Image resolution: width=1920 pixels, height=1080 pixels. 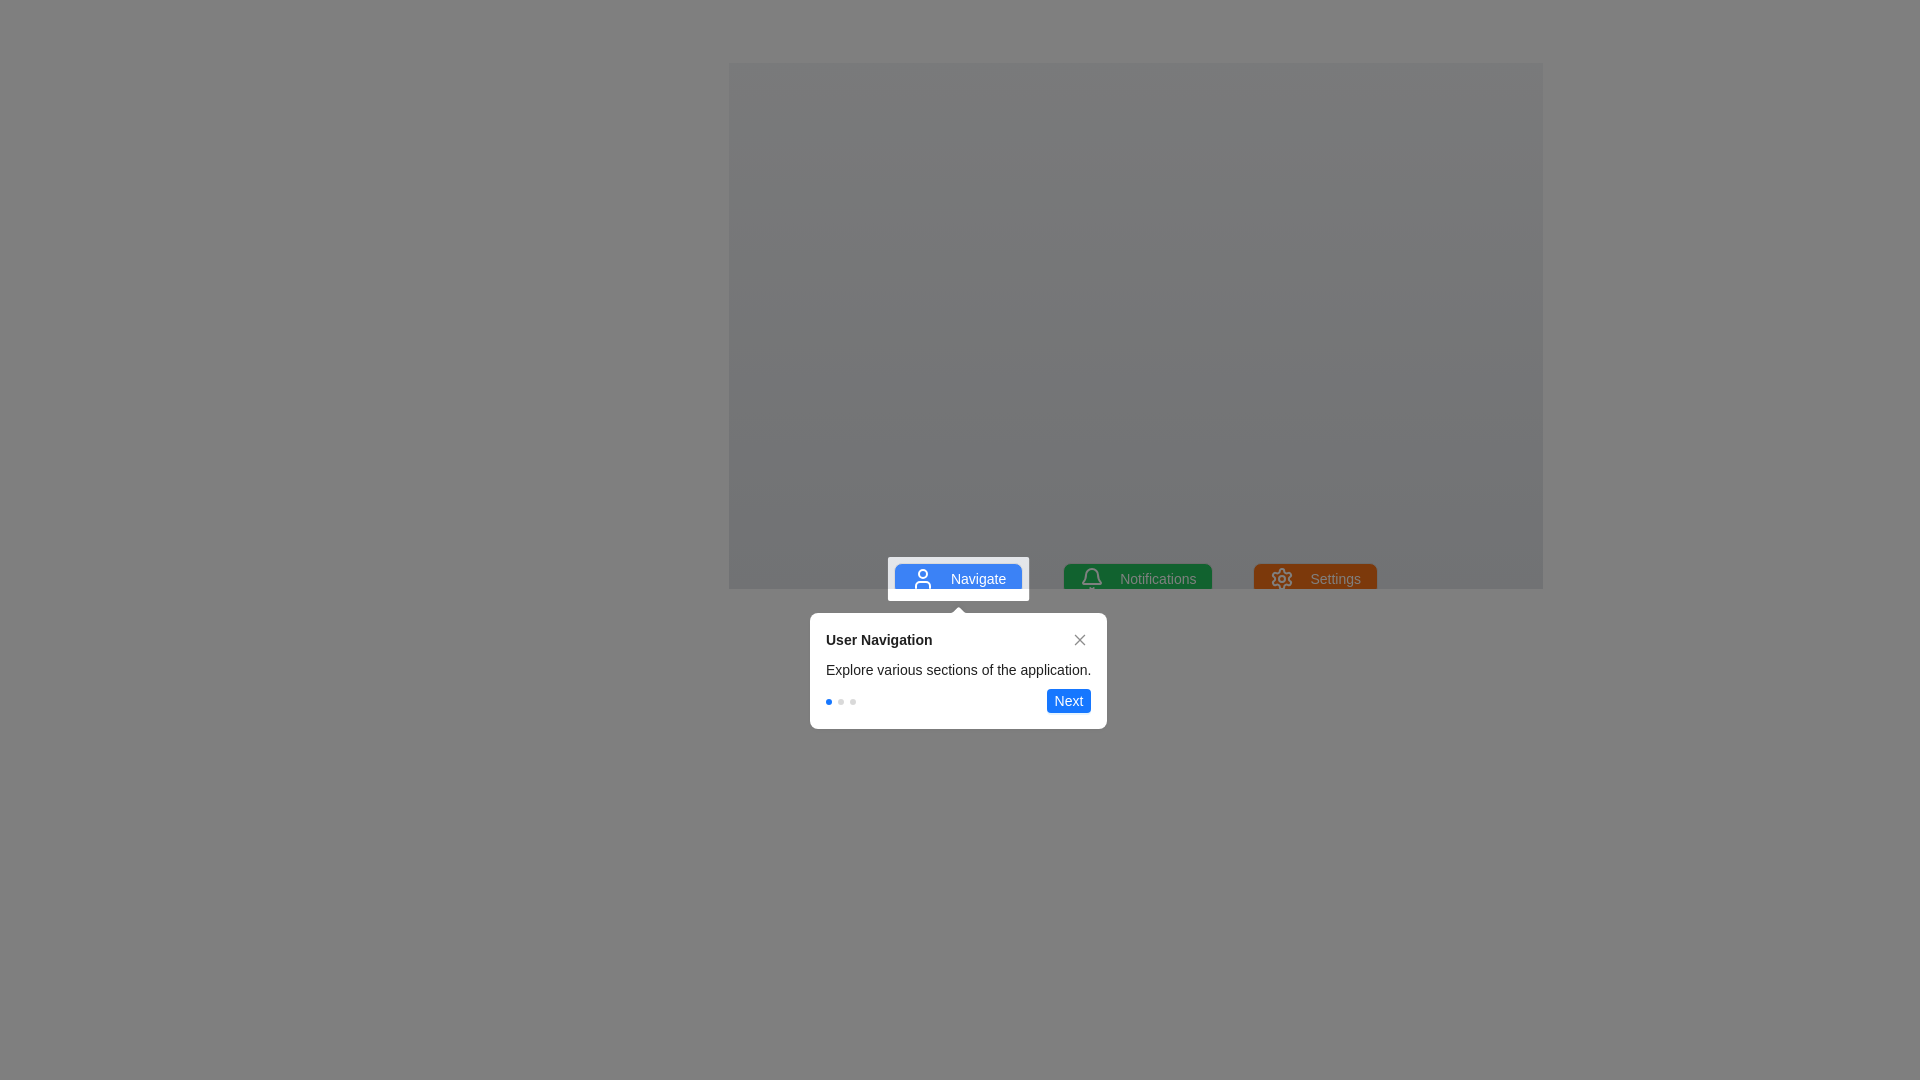 I want to click on the settings button, which is the rightmost button in a row of three buttons, so click(x=1315, y=578).